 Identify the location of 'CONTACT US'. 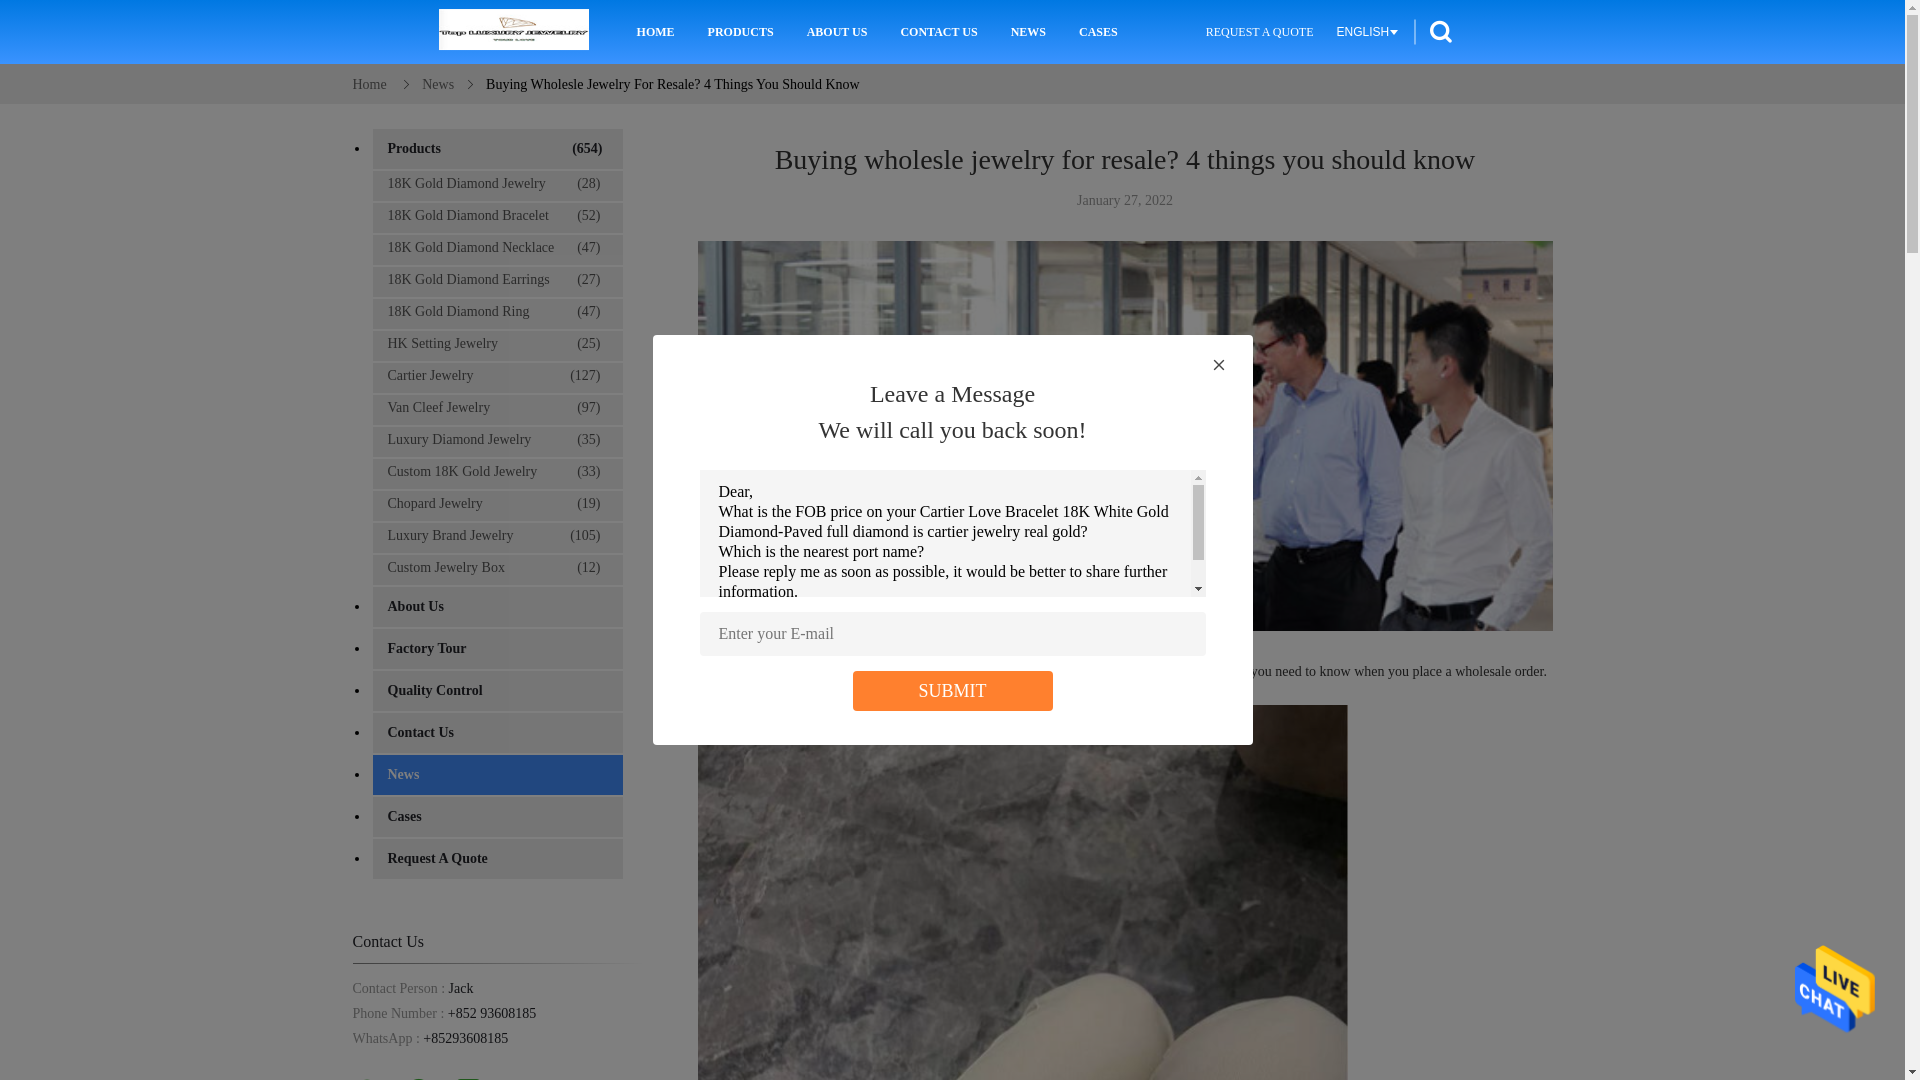
(937, 31).